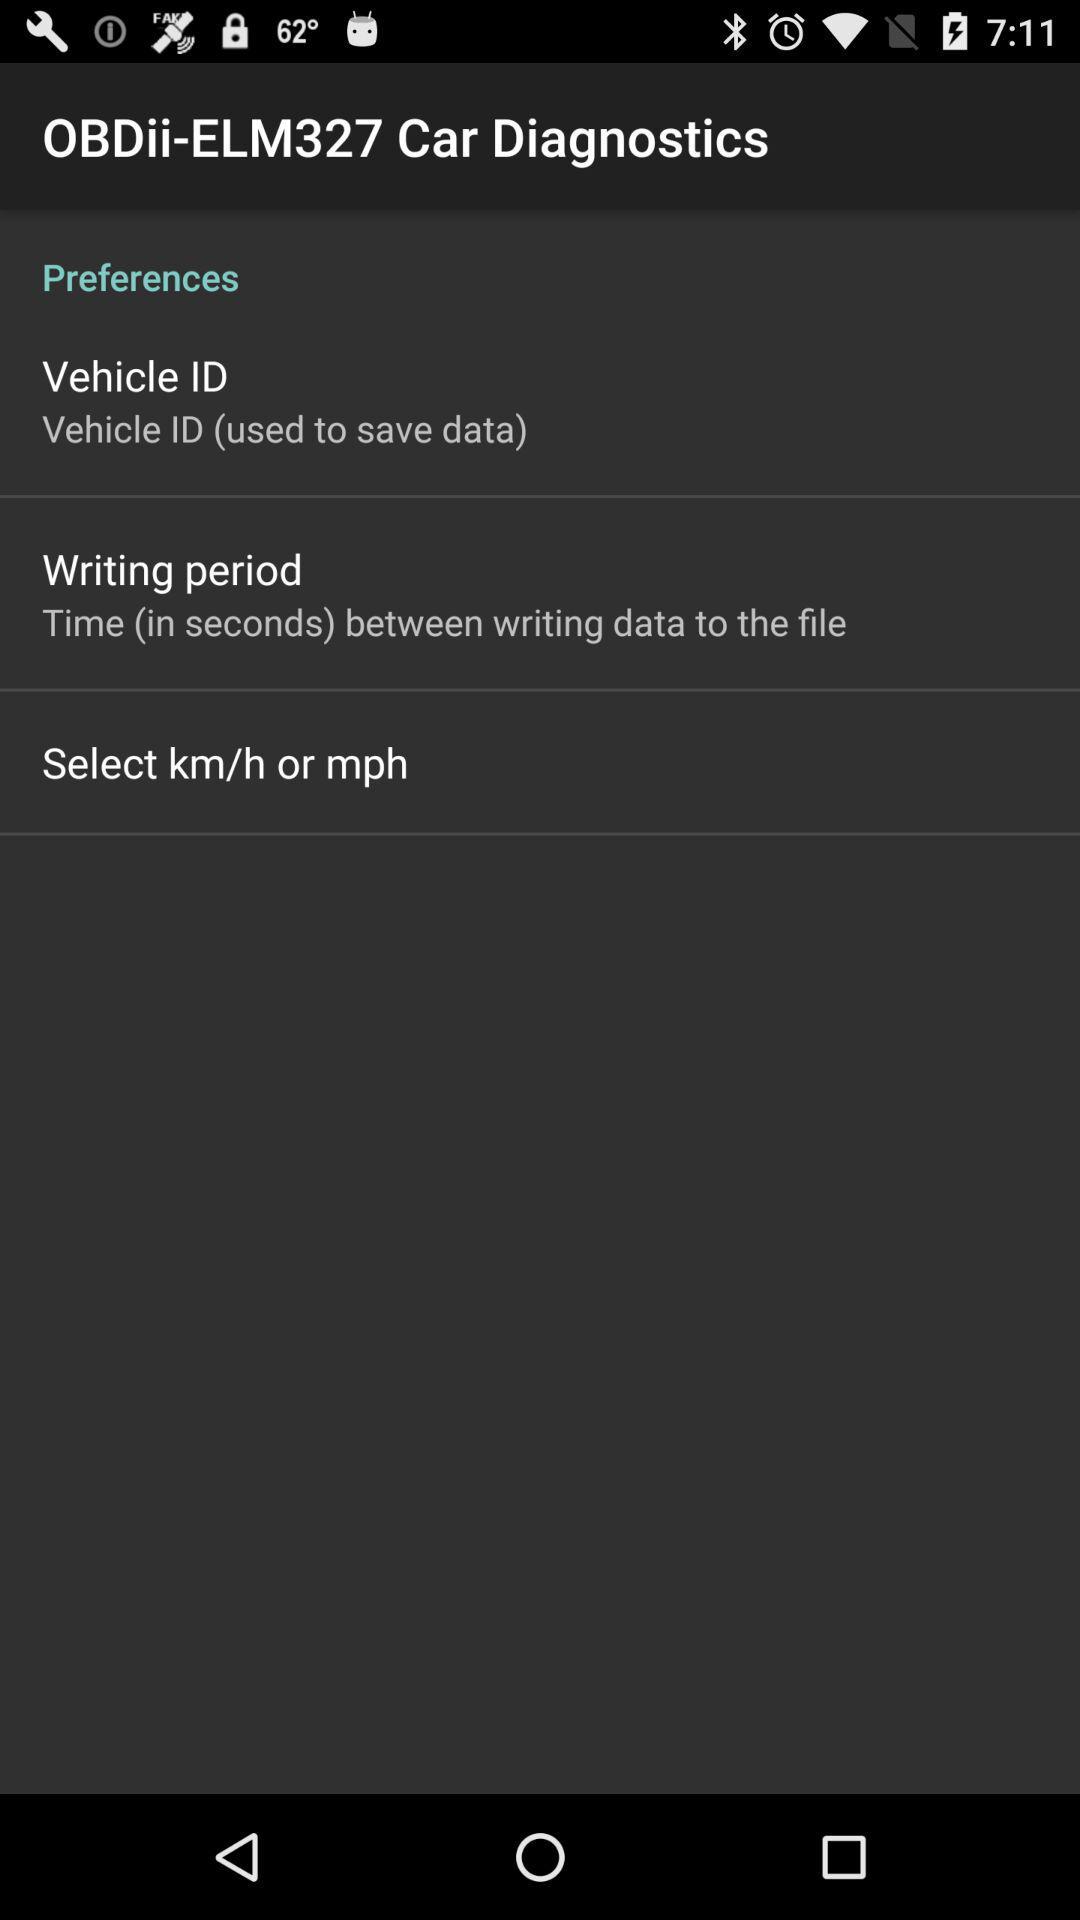 The height and width of the screenshot is (1920, 1080). I want to click on the time in seconds icon, so click(443, 620).